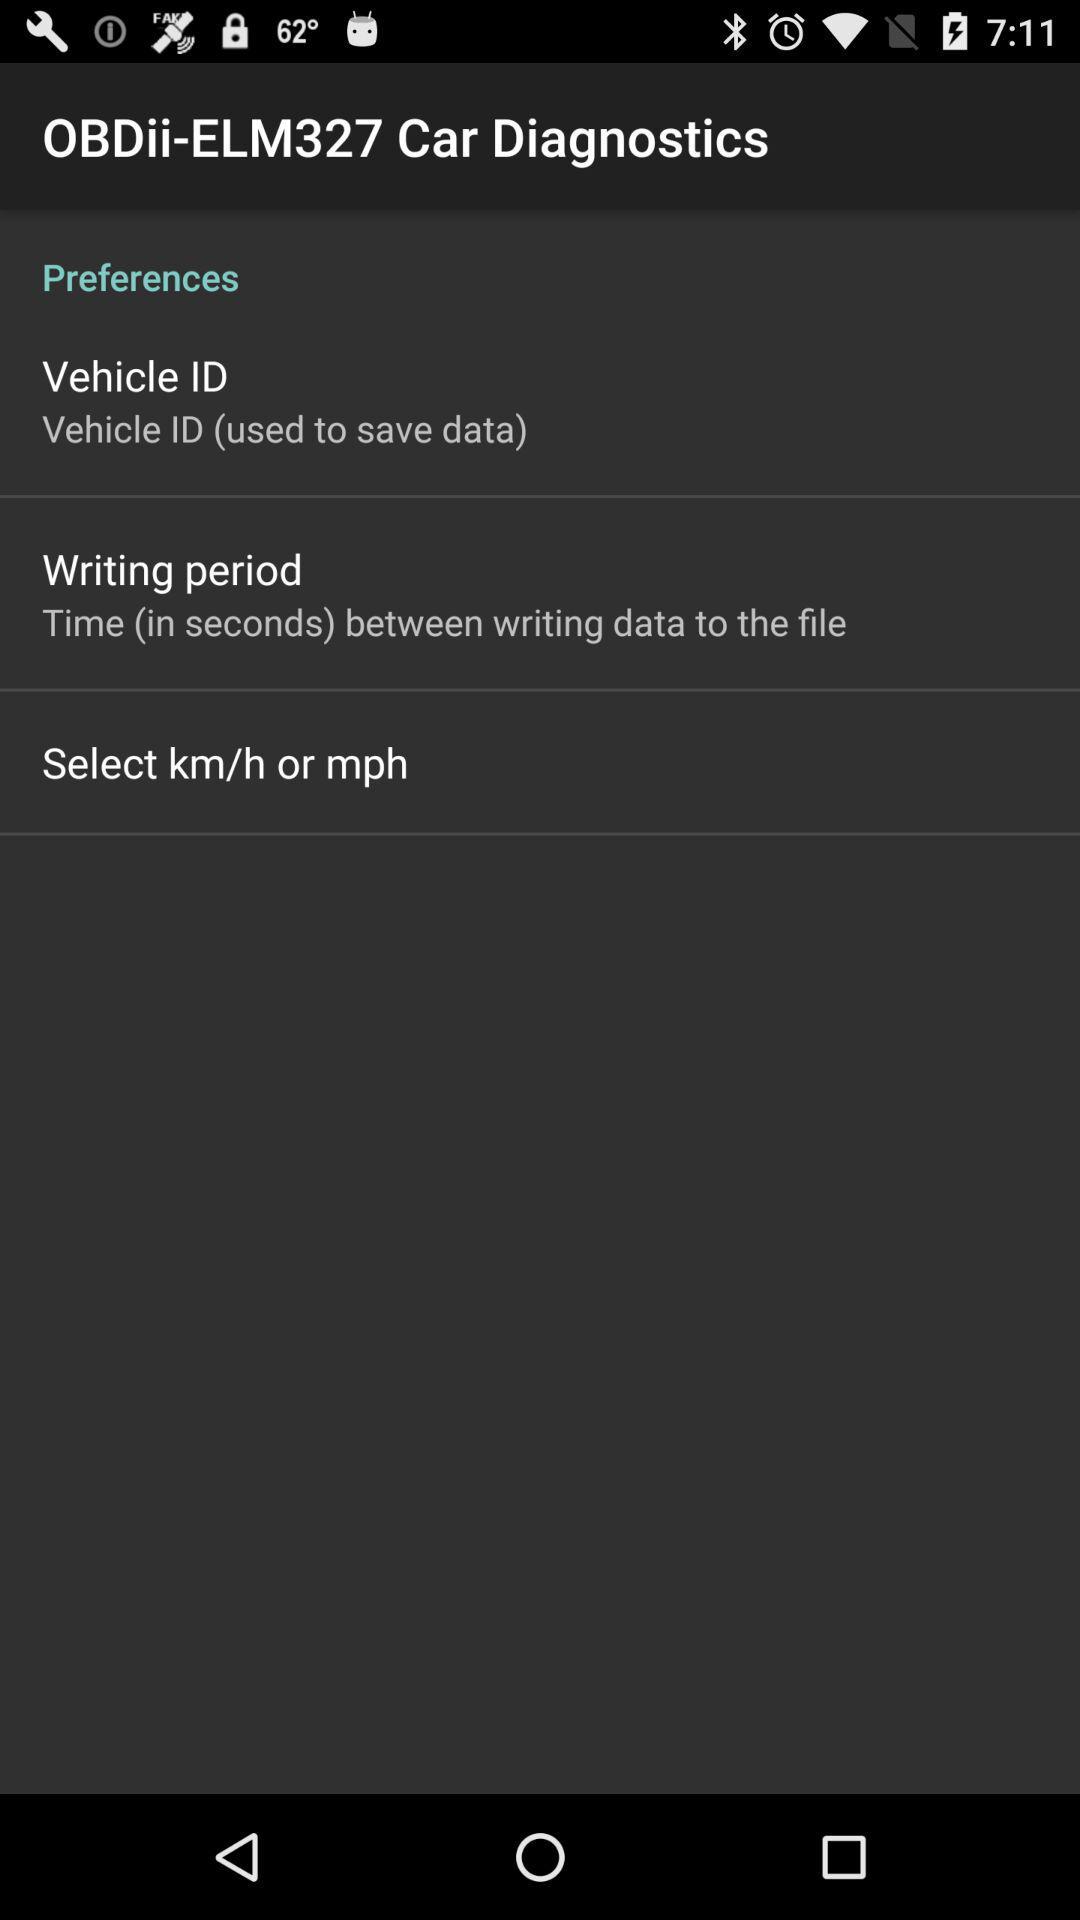 The height and width of the screenshot is (1920, 1080). I want to click on the time in seconds icon, so click(443, 620).